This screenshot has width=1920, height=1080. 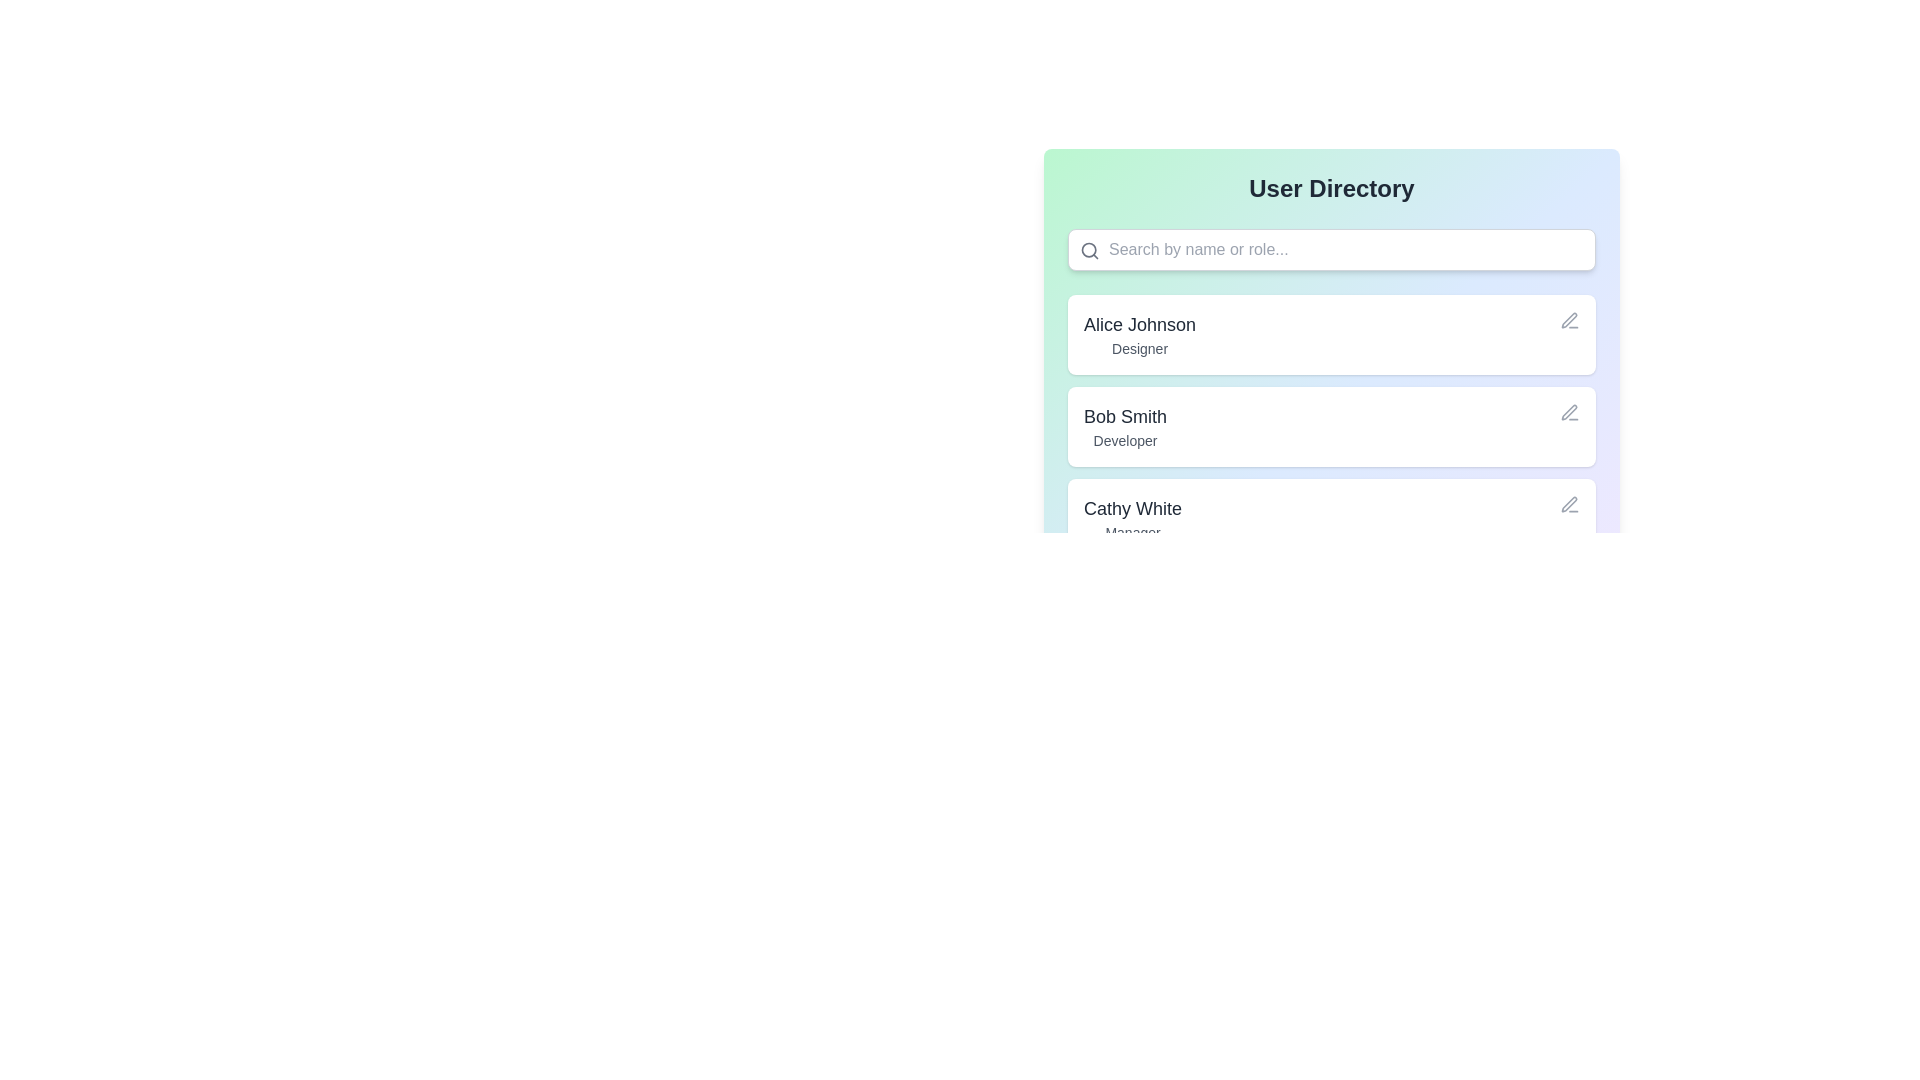 What do you see at coordinates (1140, 323) in the screenshot?
I see `the text label displaying 'Alice Johnson', which is styled in bold, large dark gray font, located at the top-left section of the user directory interface, adjacent to the text 'Designer'` at bounding box center [1140, 323].